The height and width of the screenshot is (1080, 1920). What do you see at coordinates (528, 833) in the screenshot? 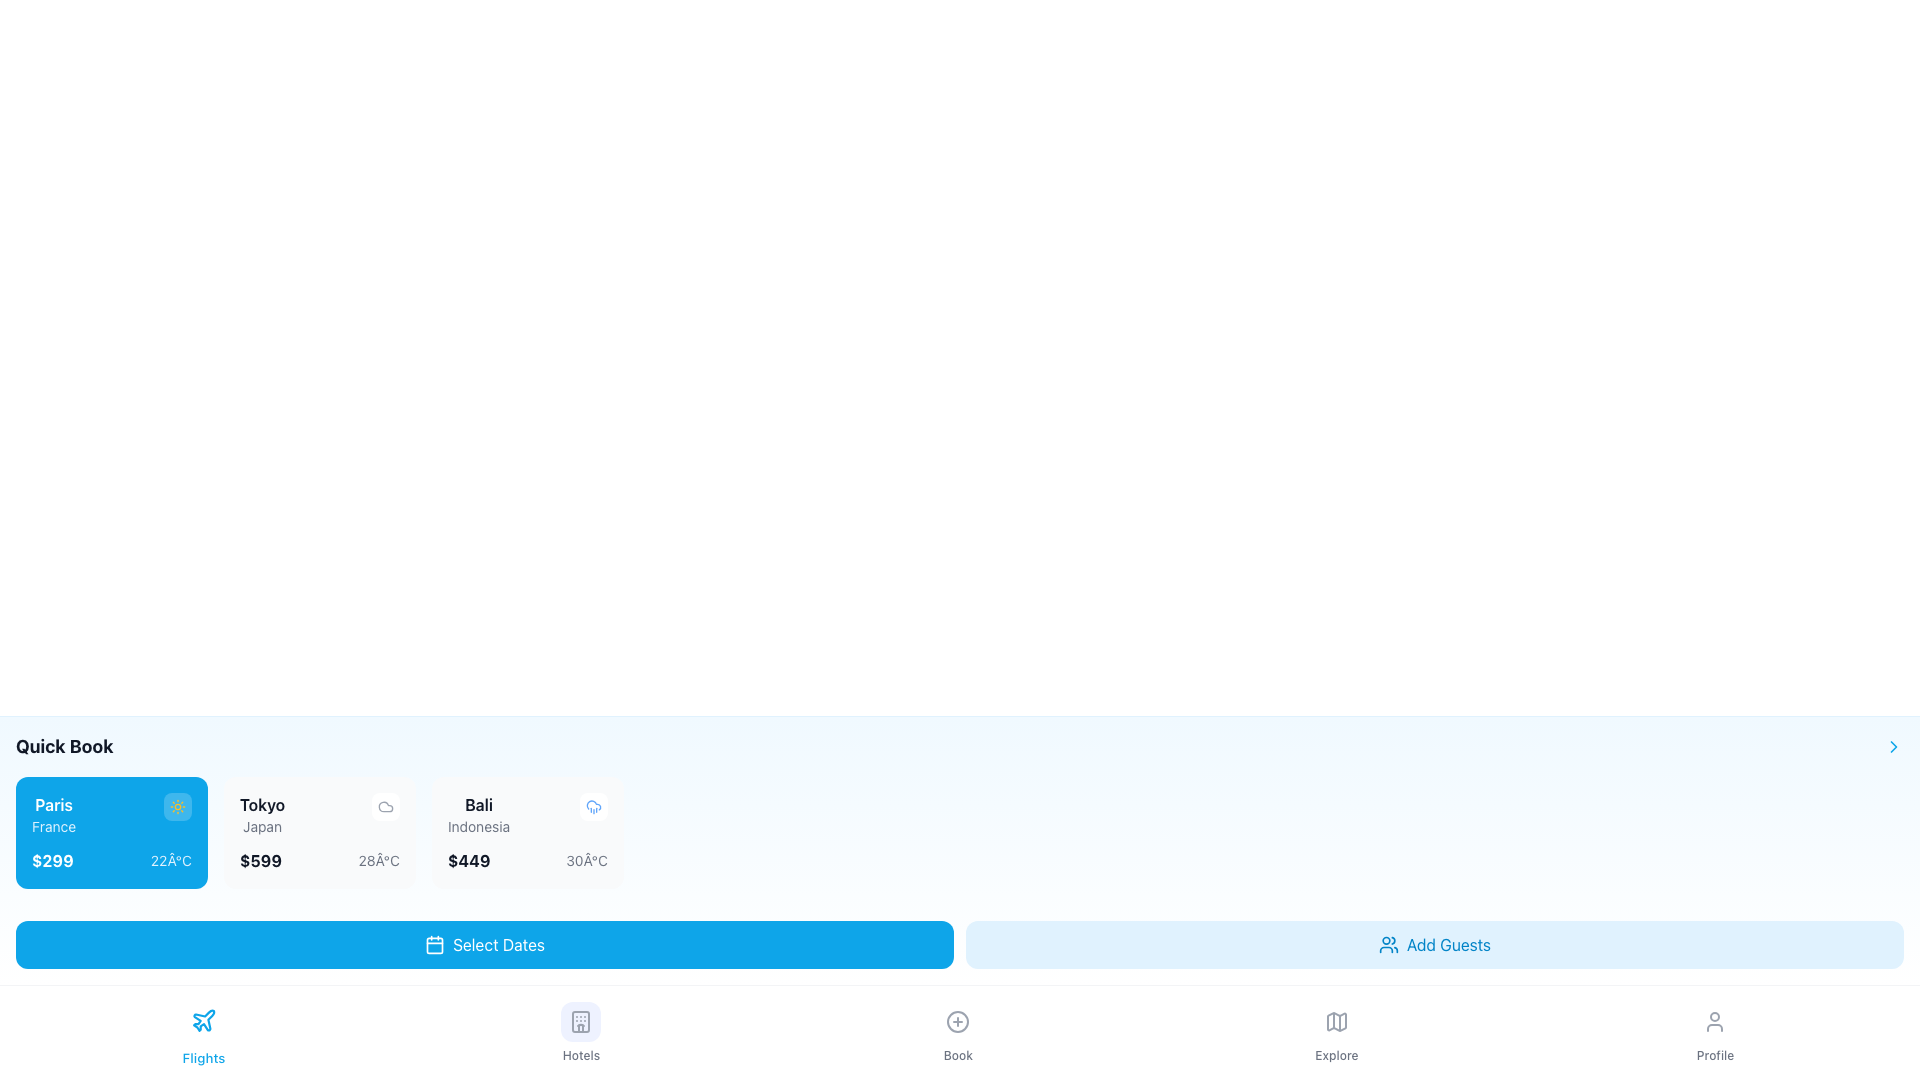
I see `the Informational Card displaying details about a travel destination, which is the third card in a horizontally scrollable list` at bounding box center [528, 833].